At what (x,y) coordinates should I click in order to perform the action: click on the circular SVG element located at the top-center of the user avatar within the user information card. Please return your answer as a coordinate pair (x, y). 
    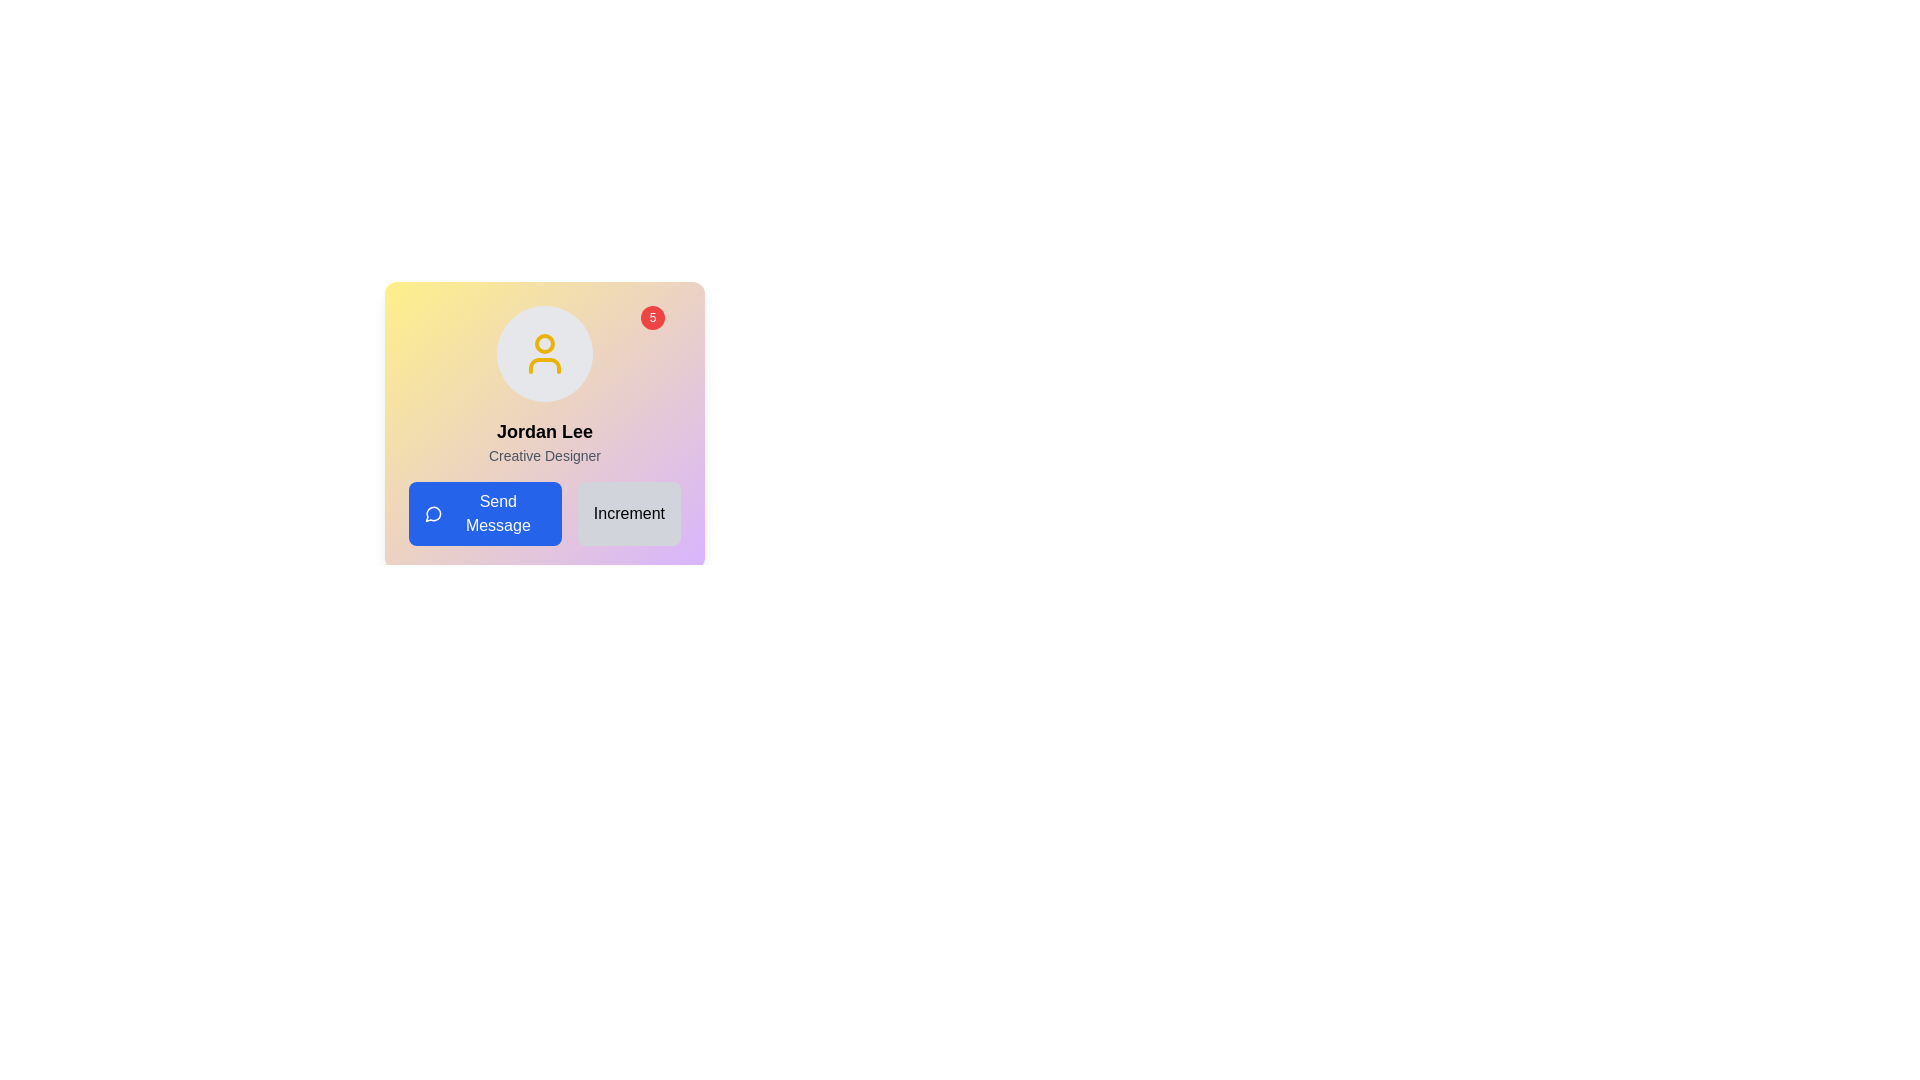
    Looking at the image, I should click on (545, 342).